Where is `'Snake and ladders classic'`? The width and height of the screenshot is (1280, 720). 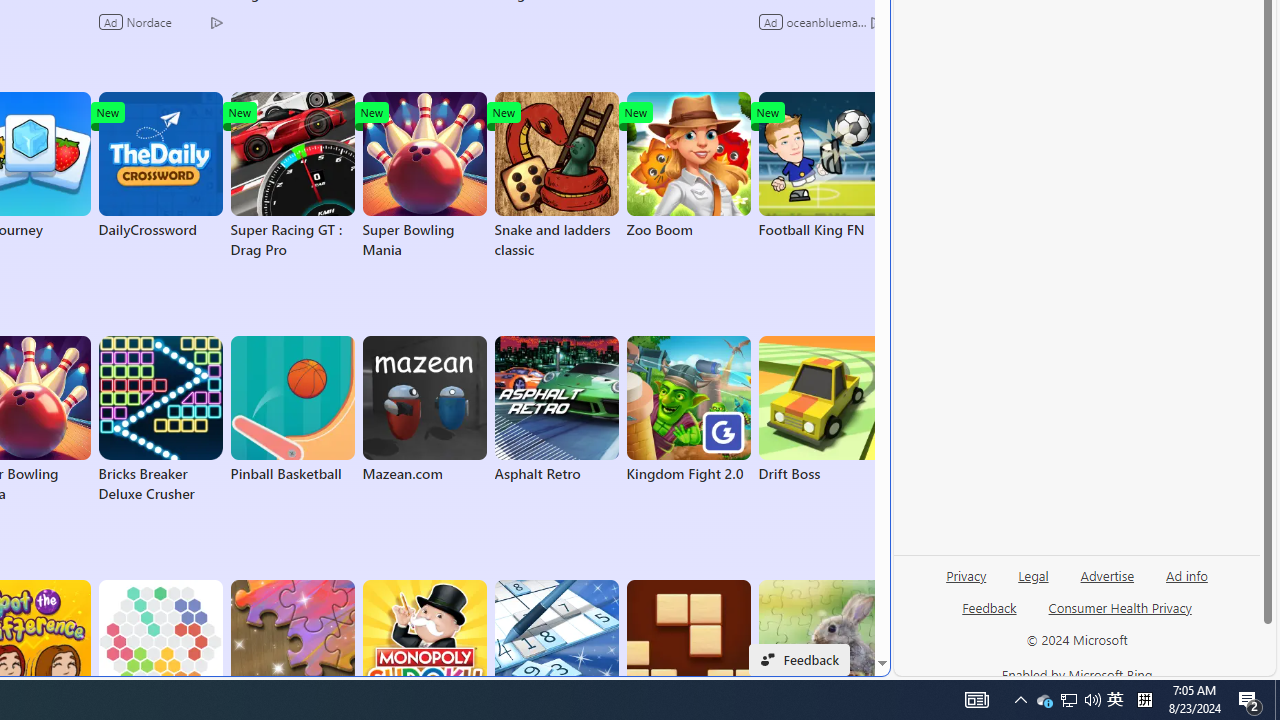
'Snake and ladders classic' is located at coordinates (556, 175).